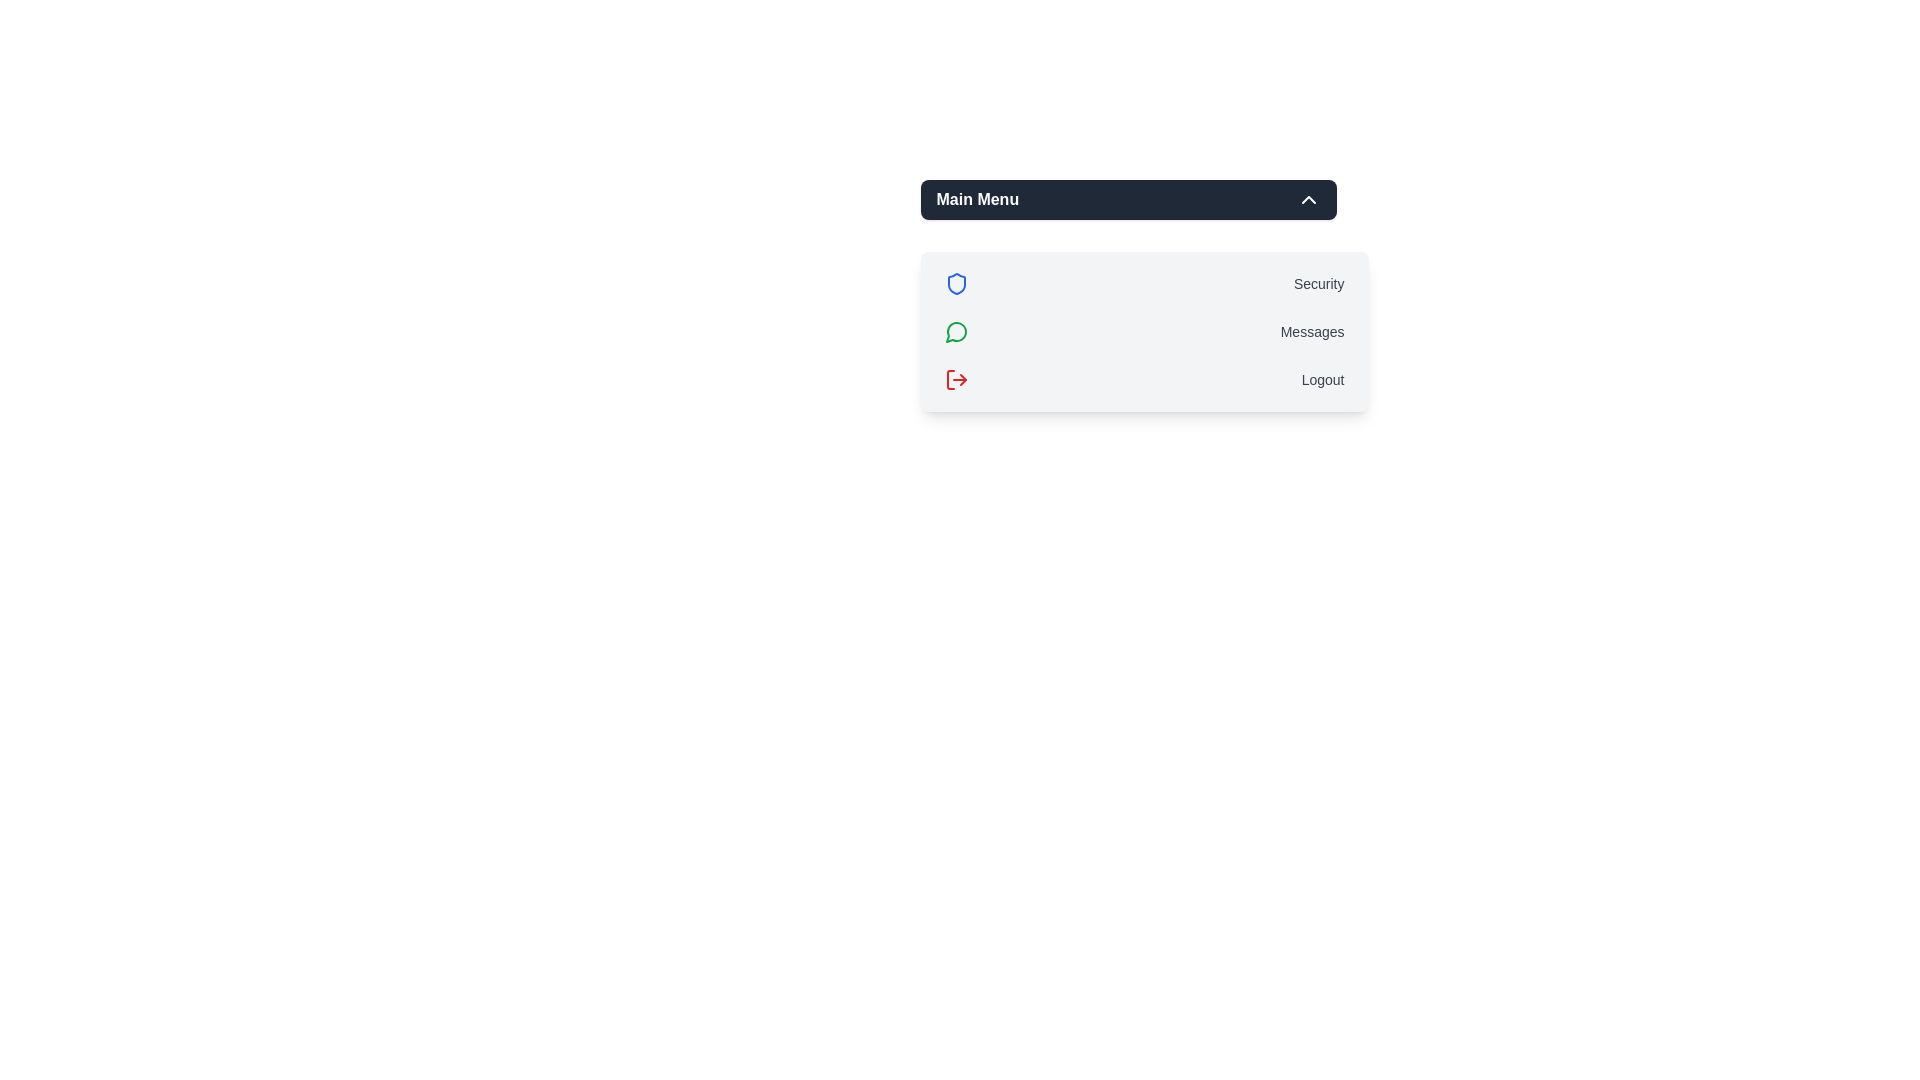 Image resolution: width=1920 pixels, height=1080 pixels. What do you see at coordinates (954, 331) in the screenshot?
I see `the message icon component located in the options menu under the 'Messages' label, which is positioned in the second row of the menu` at bounding box center [954, 331].